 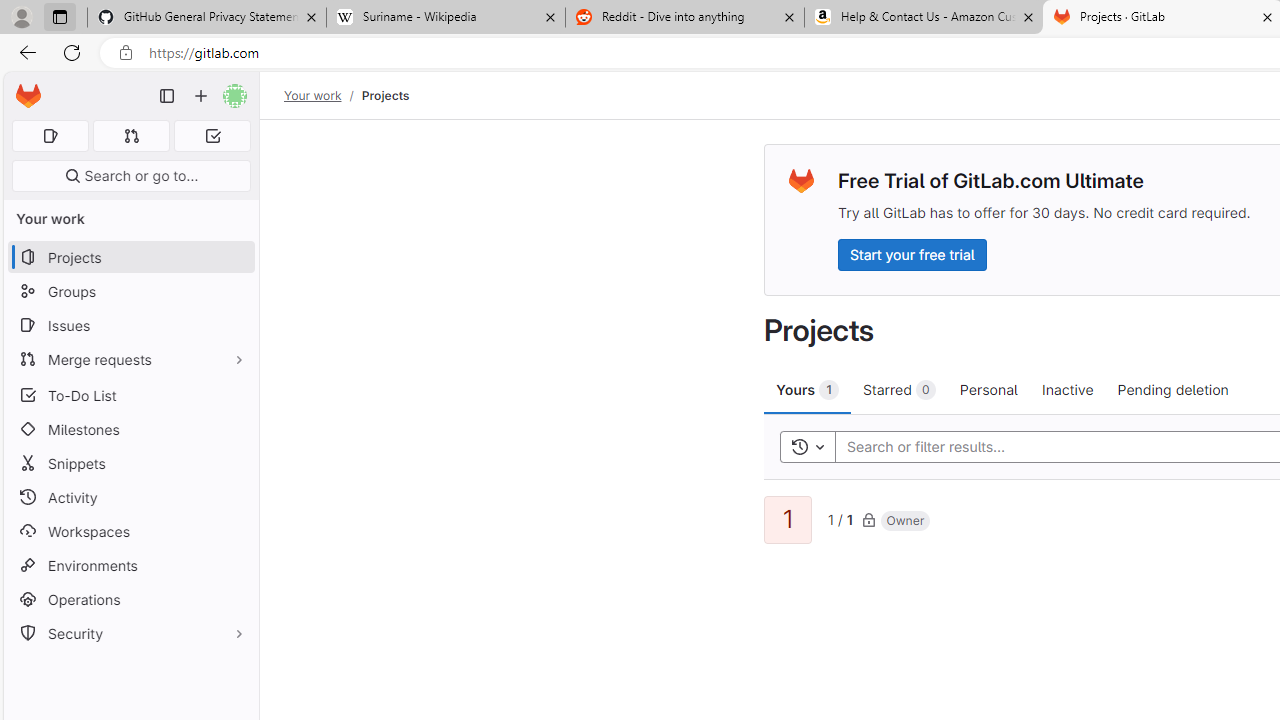 What do you see at coordinates (130, 358) in the screenshot?
I see `'Merge requests'` at bounding box center [130, 358].